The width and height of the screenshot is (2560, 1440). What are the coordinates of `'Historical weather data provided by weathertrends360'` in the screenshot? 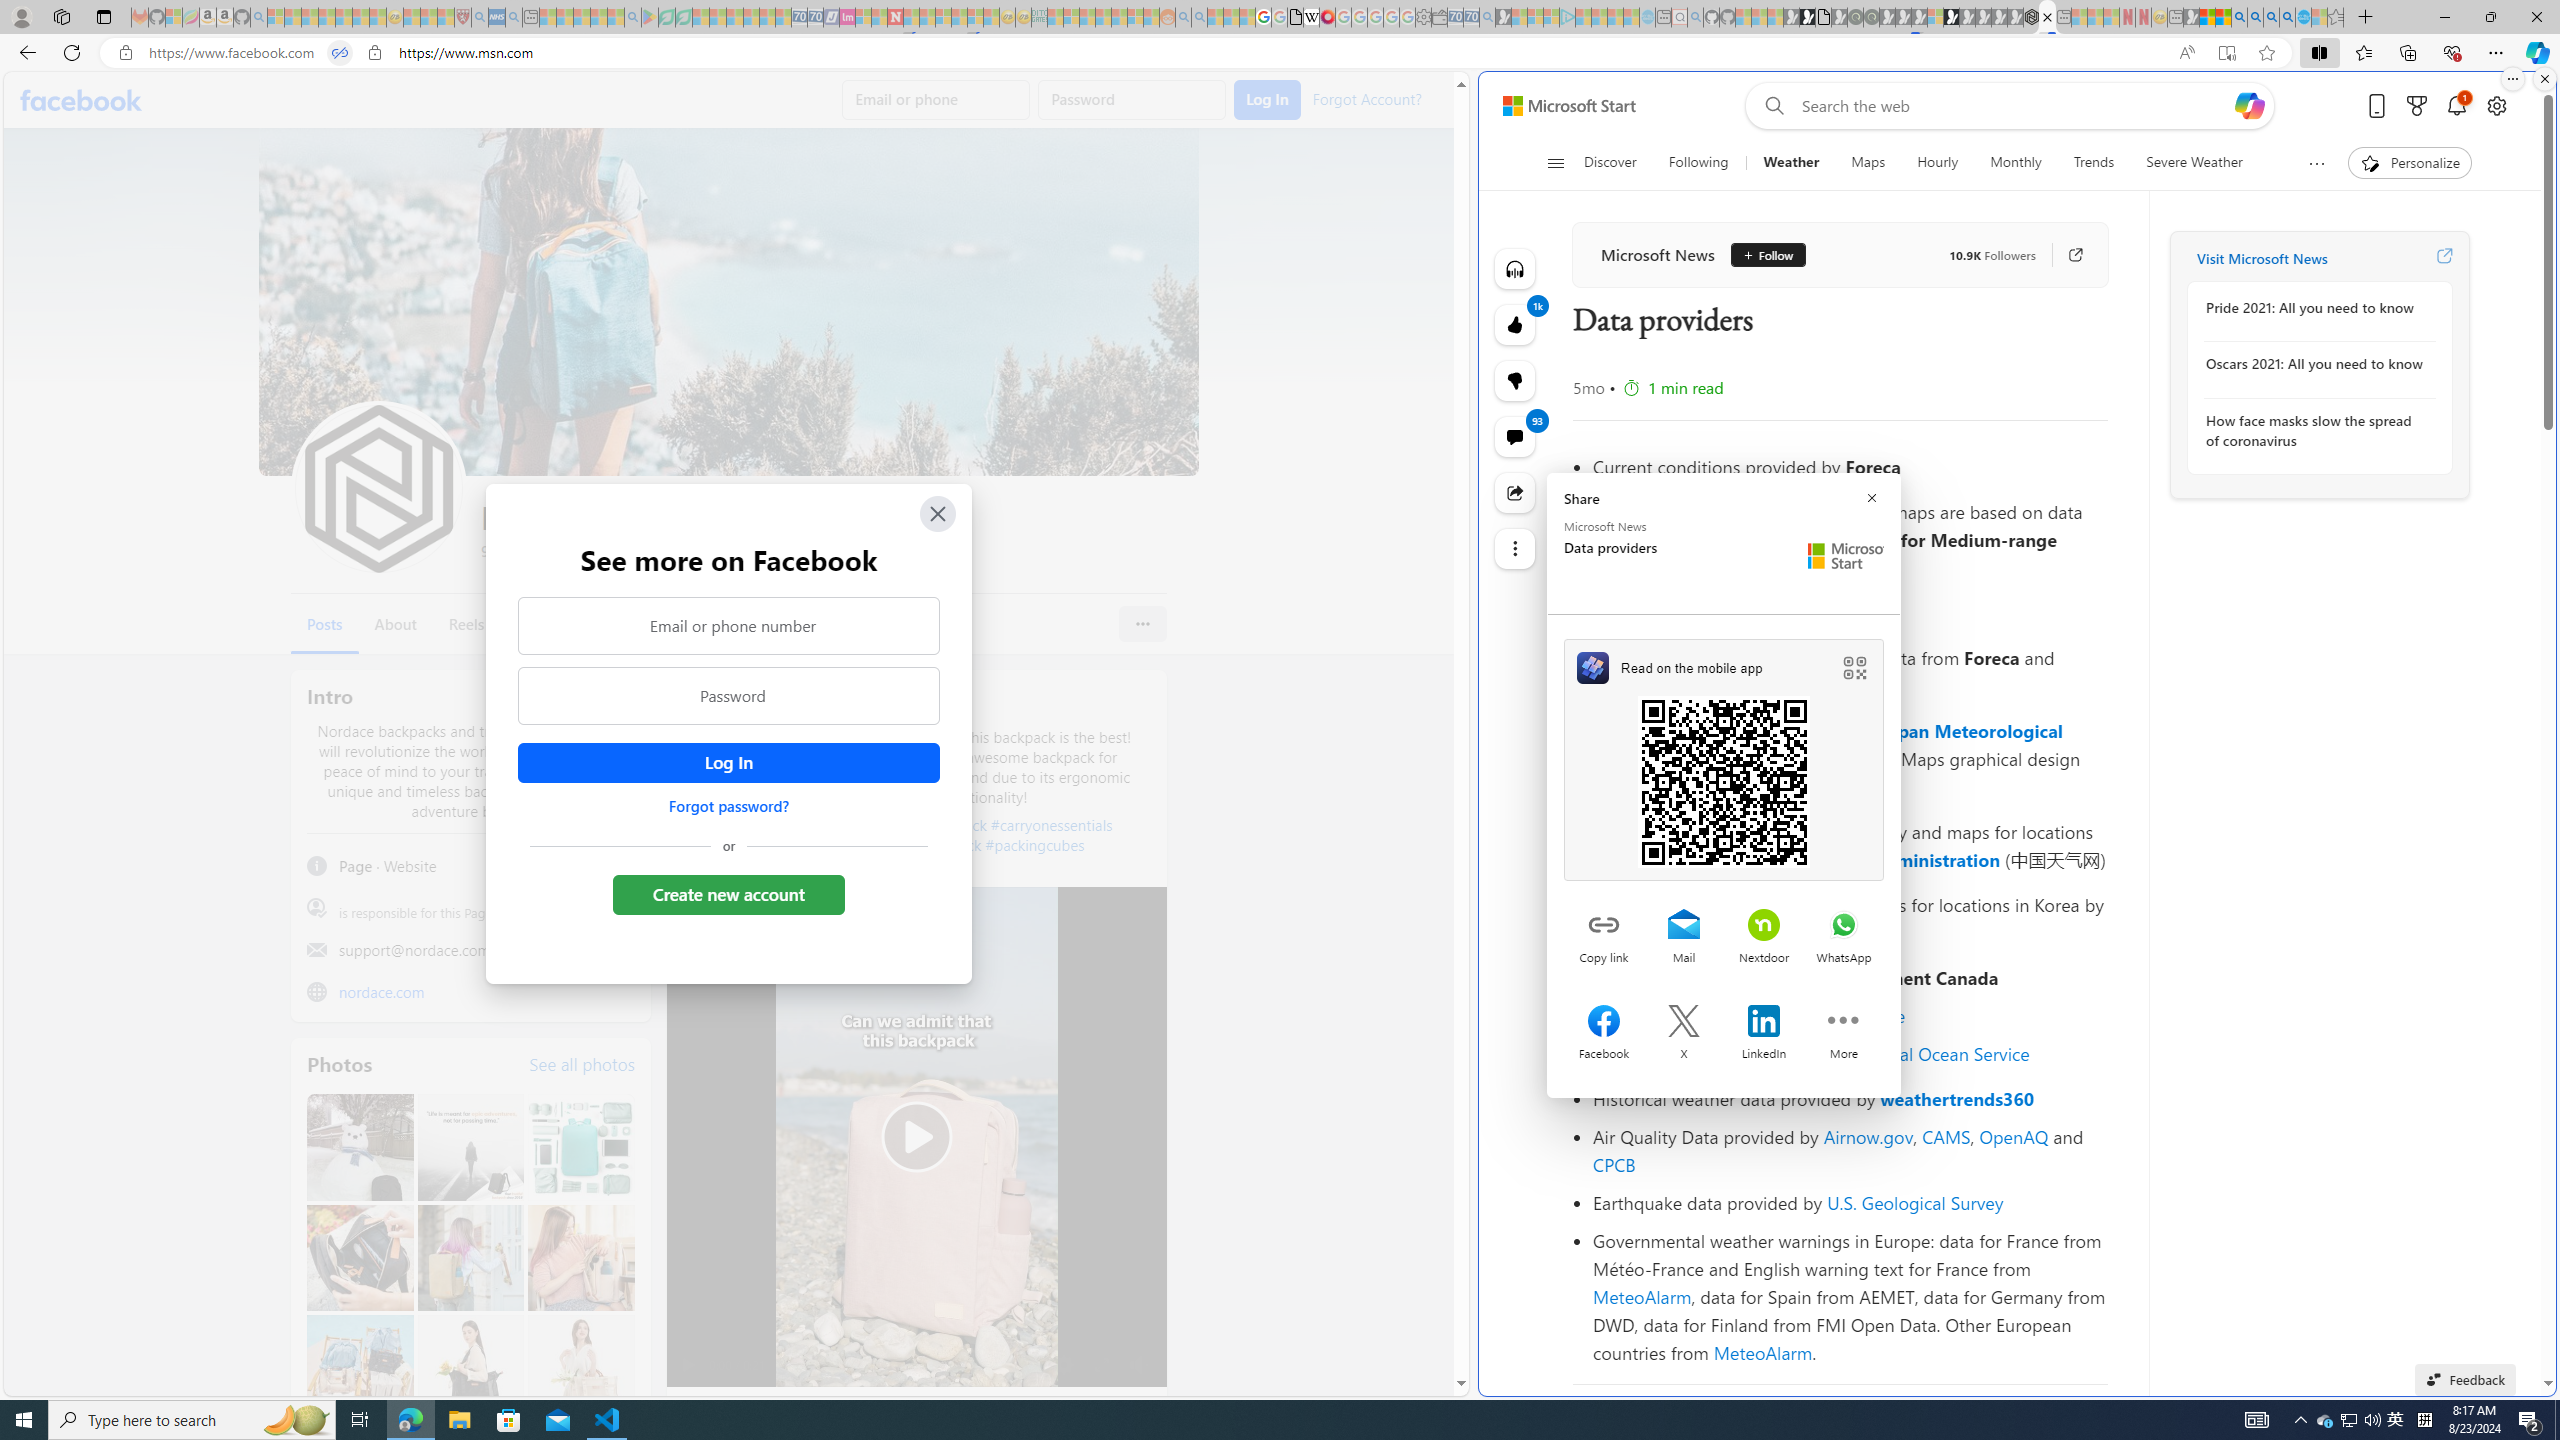 It's located at (1848, 1098).